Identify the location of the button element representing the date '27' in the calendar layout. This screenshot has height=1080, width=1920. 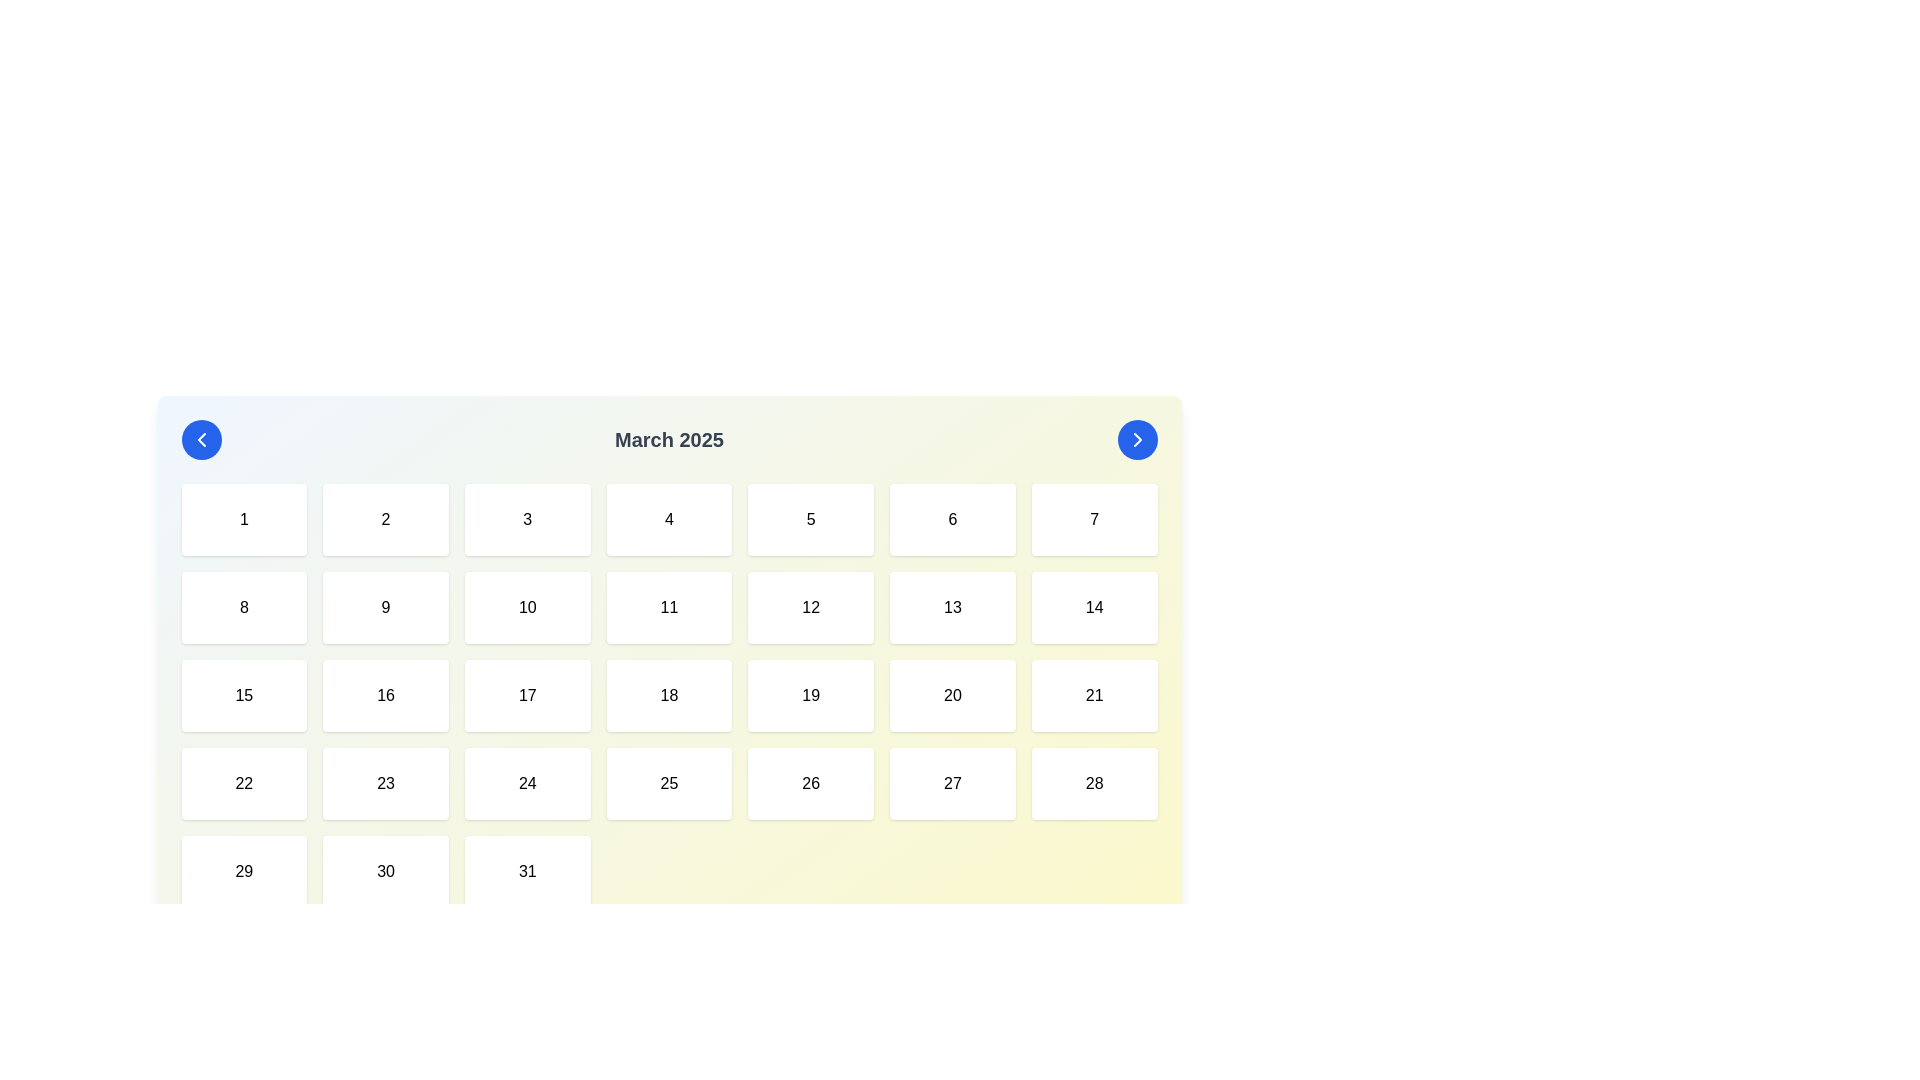
(951, 782).